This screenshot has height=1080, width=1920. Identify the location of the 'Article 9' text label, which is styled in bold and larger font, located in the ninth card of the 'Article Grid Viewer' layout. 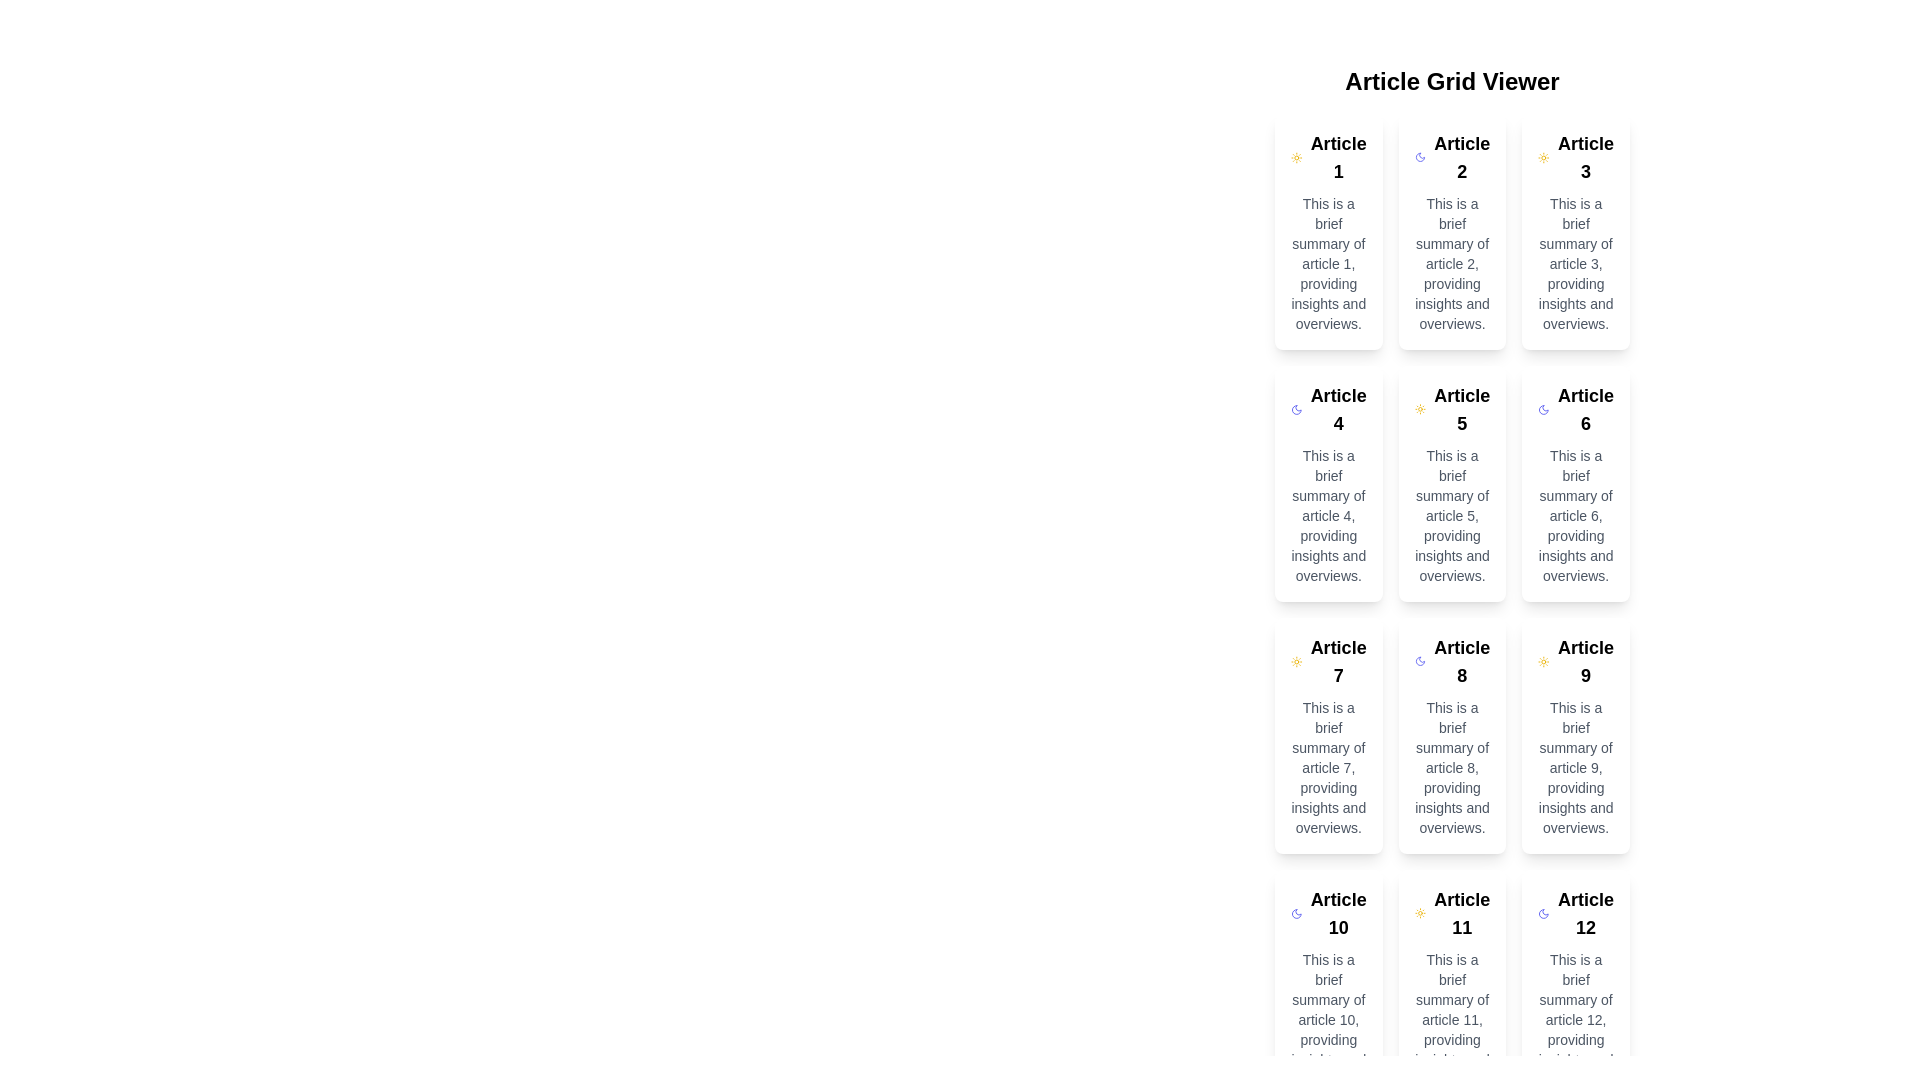
(1584, 662).